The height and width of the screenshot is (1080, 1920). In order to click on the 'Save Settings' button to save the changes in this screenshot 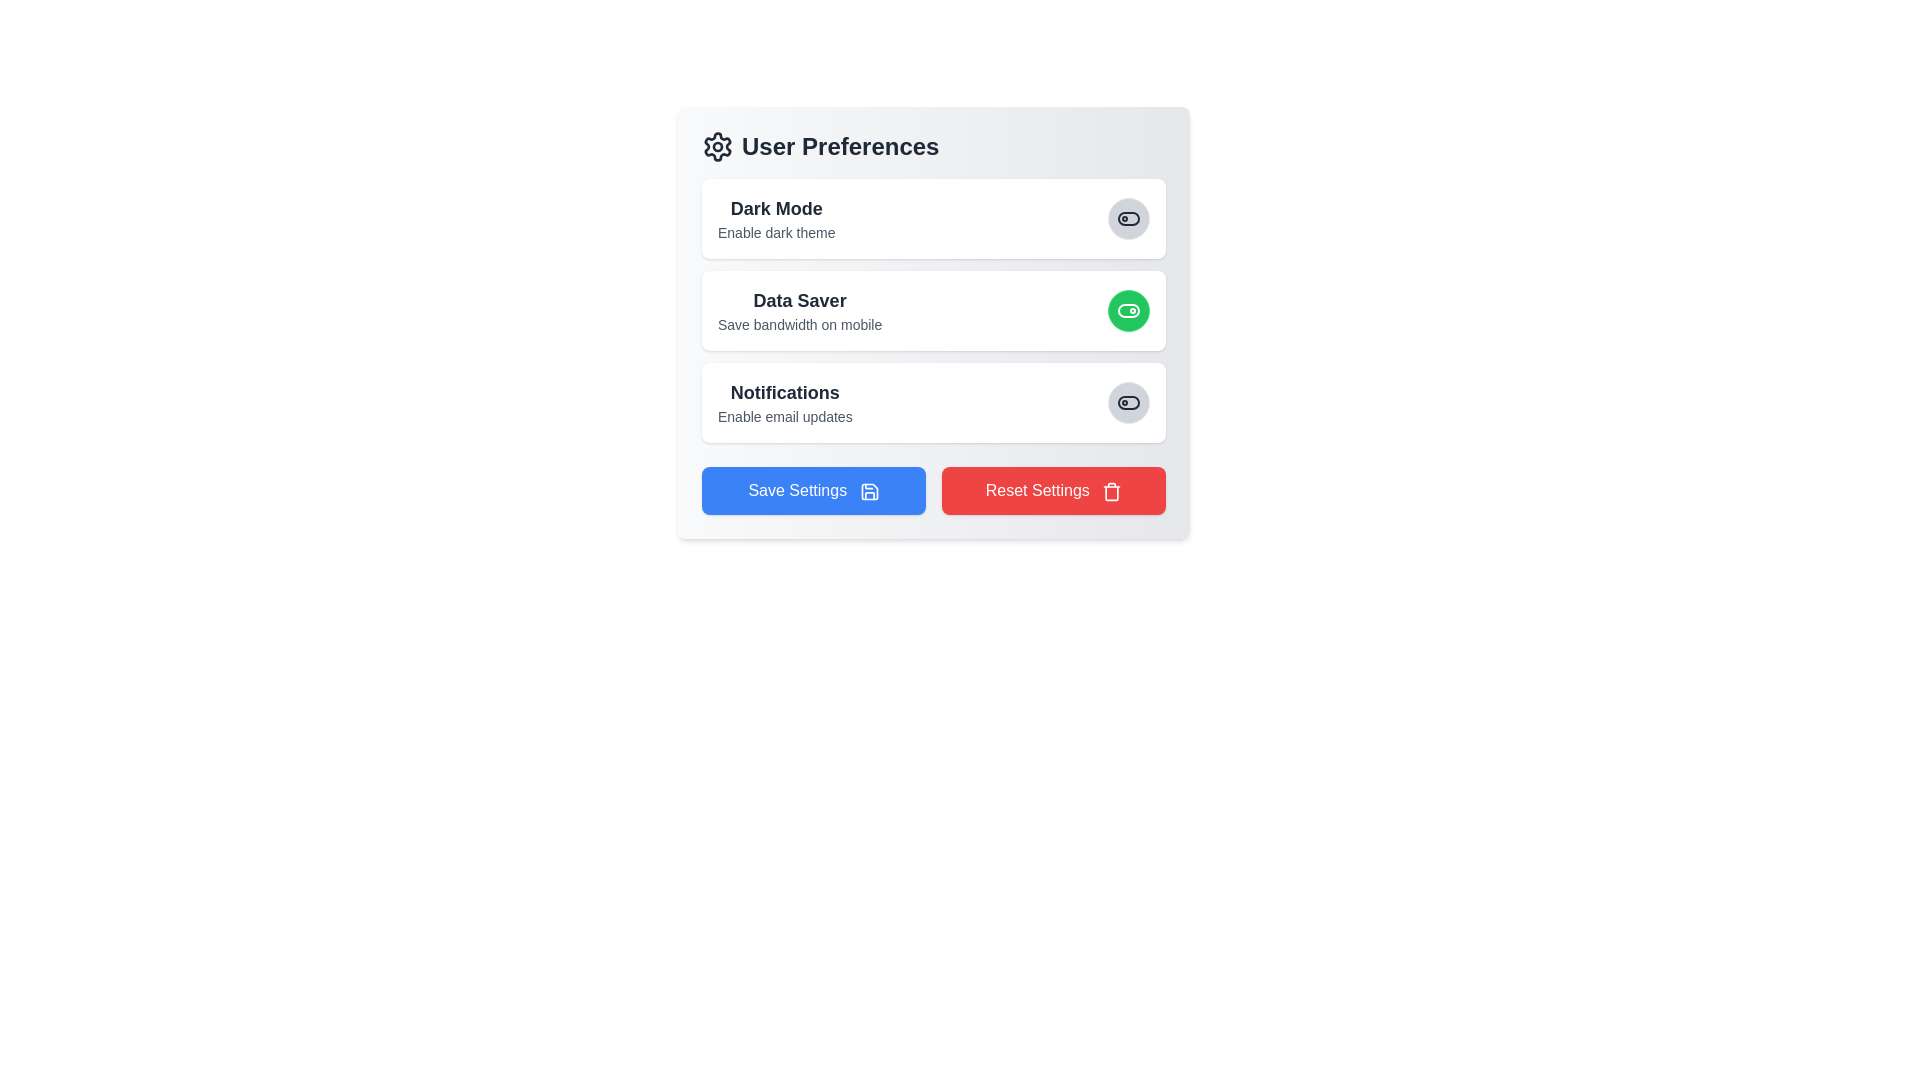, I will do `click(814, 490)`.